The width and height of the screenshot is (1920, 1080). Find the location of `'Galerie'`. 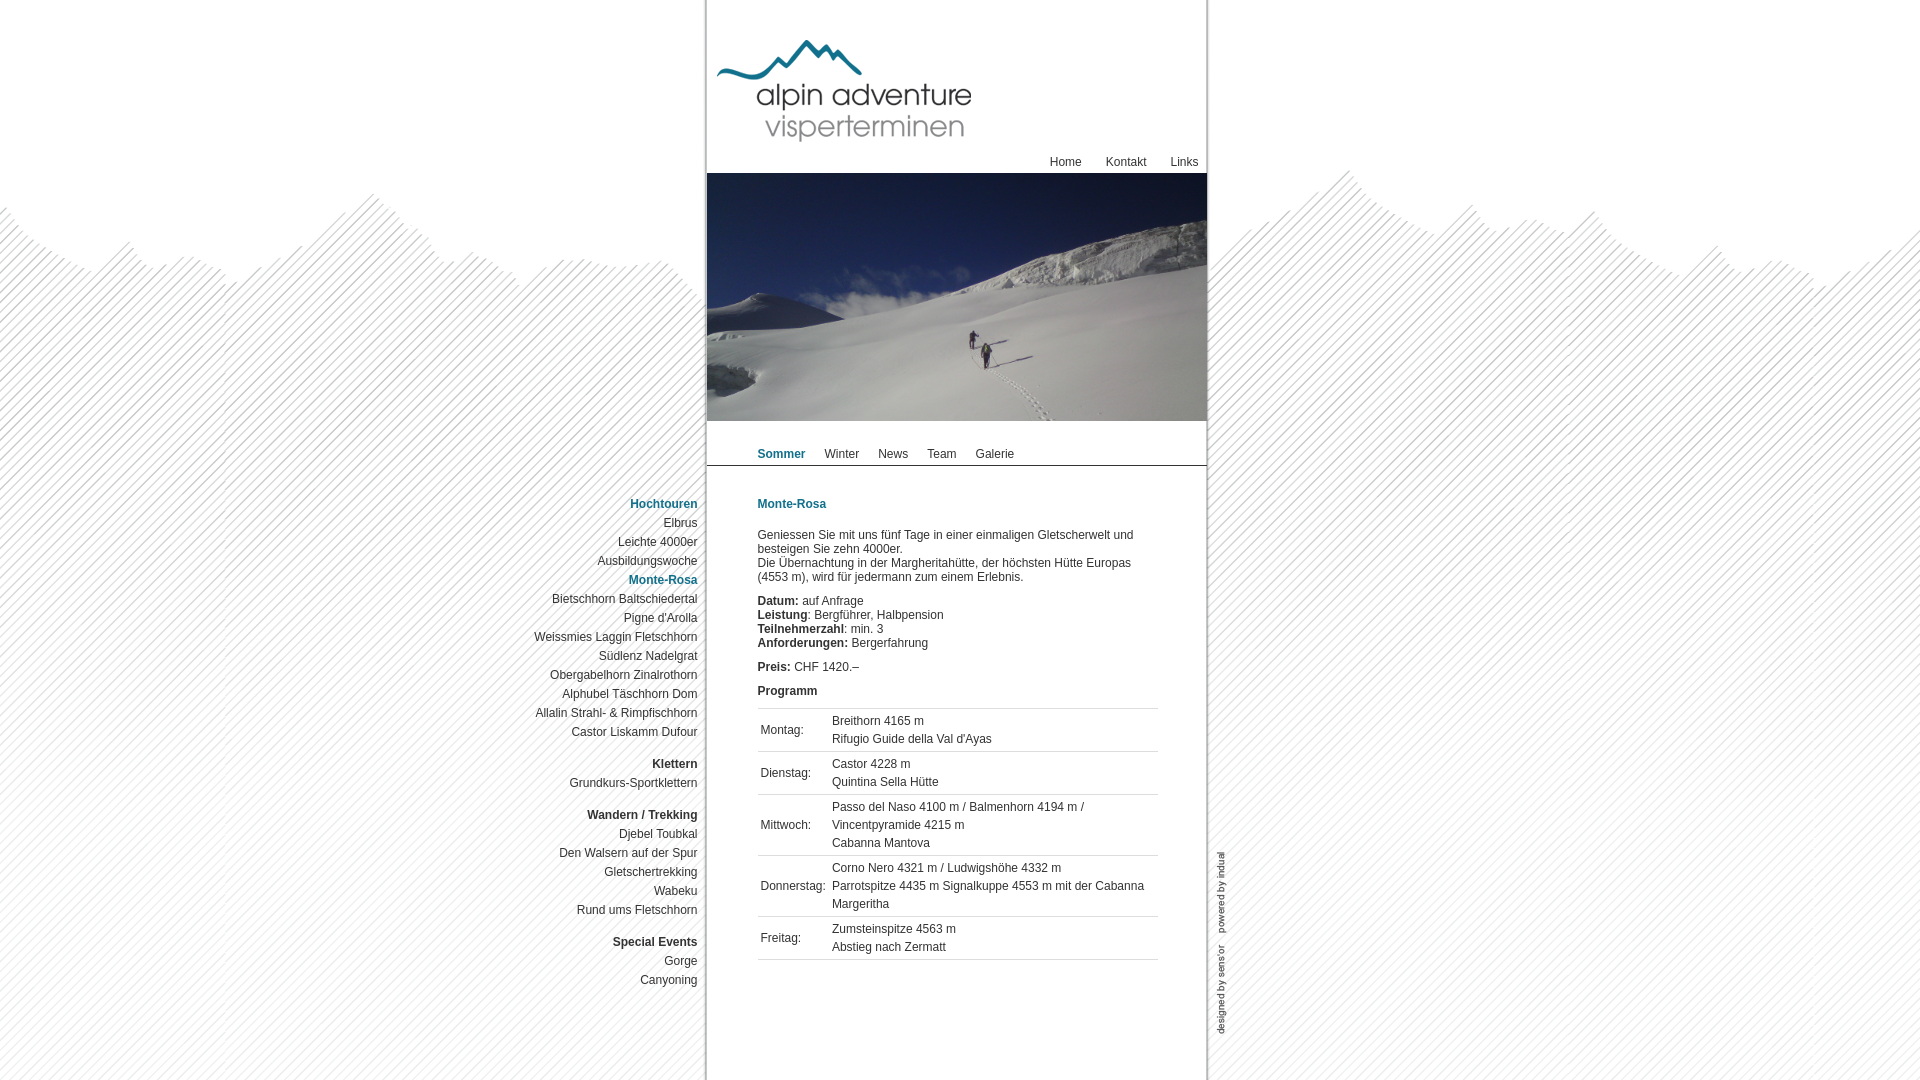

'Galerie' is located at coordinates (975, 454).